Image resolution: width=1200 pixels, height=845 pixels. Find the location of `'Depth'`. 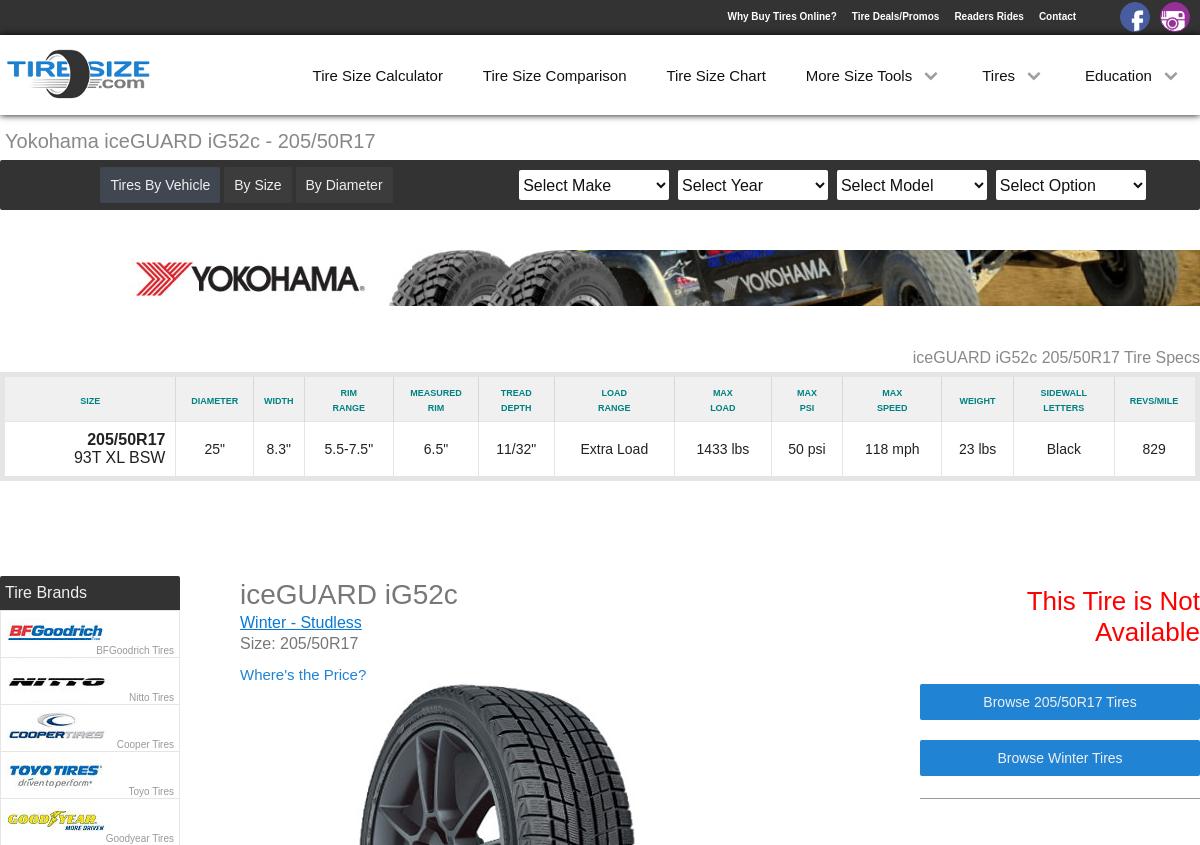

'Depth' is located at coordinates (514, 405).